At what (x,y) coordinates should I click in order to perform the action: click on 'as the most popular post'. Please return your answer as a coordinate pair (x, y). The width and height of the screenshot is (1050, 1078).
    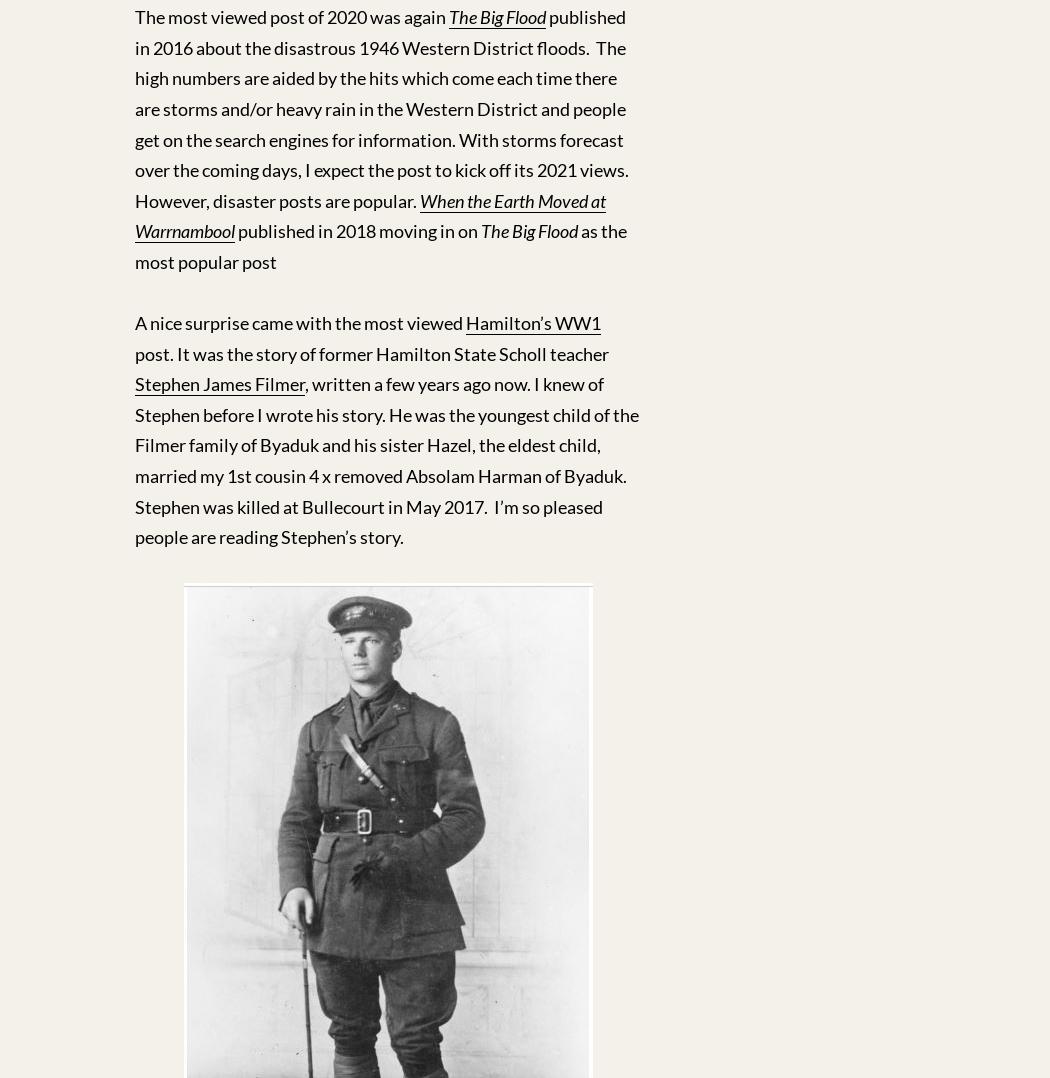
    Looking at the image, I should click on (381, 244).